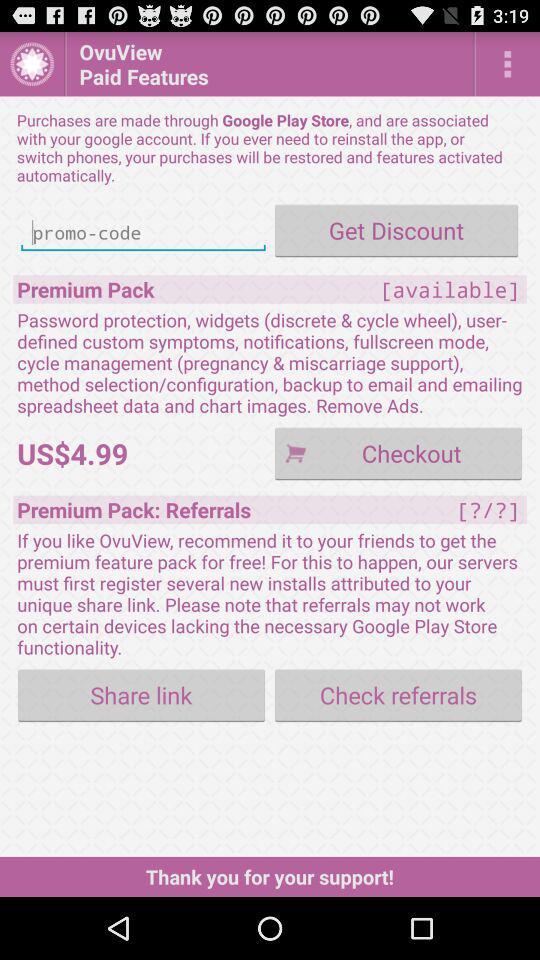 The width and height of the screenshot is (540, 960). What do you see at coordinates (140, 695) in the screenshot?
I see `the icon next to check referrals button` at bounding box center [140, 695].